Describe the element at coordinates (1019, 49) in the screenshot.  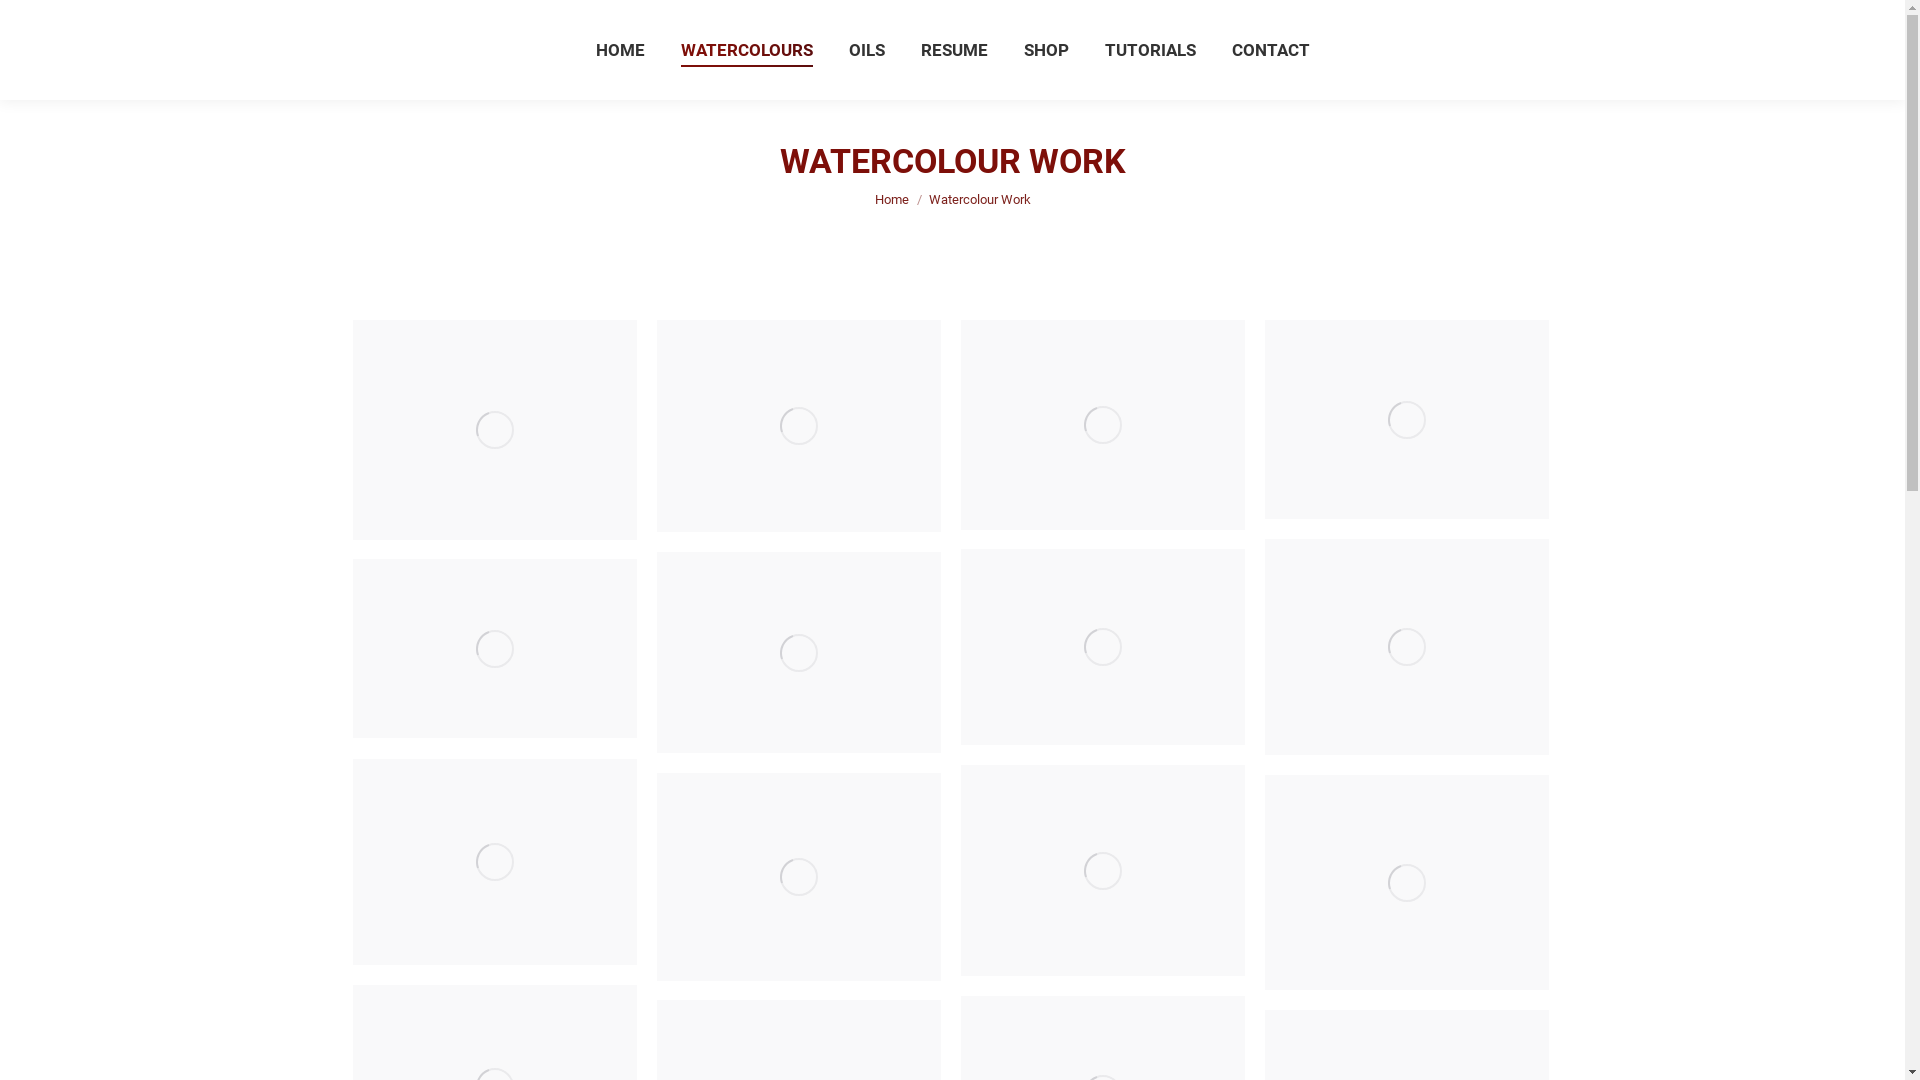
I see `'SHOP'` at that location.